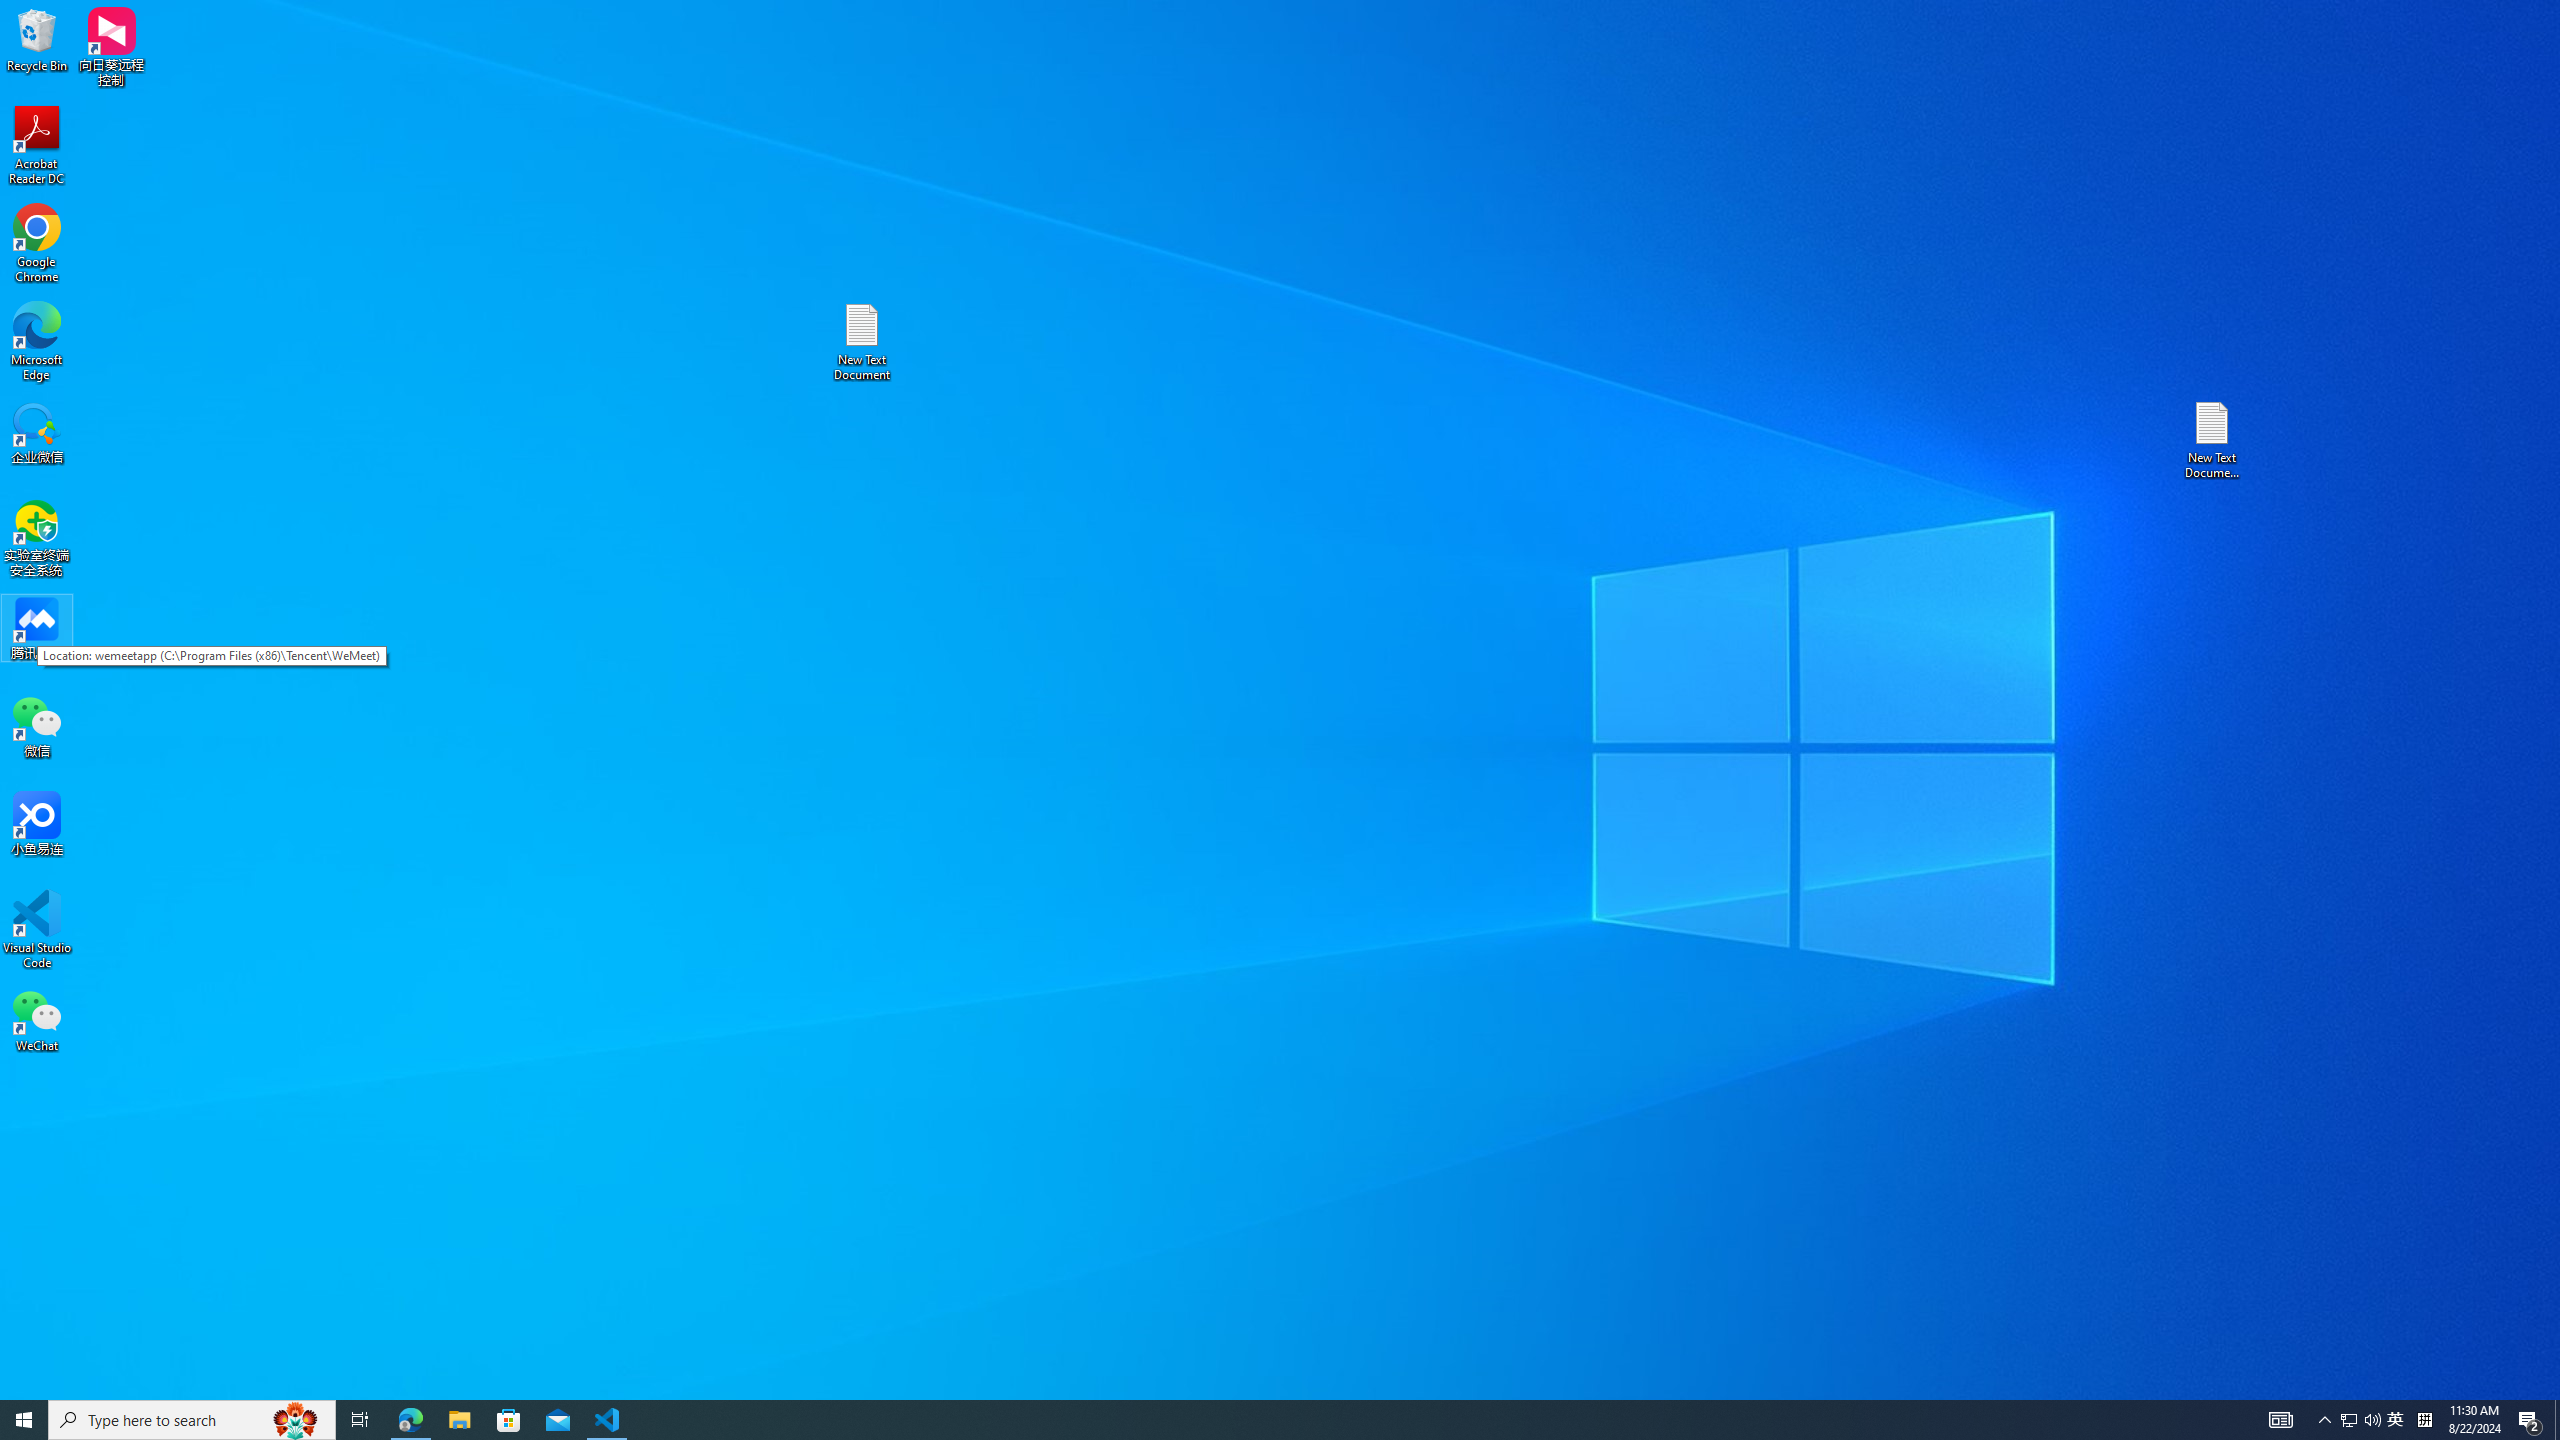 This screenshot has height=1440, width=2560. What do you see at coordinates (36, 38) in the screenshot?
I see `'Recycle Bin'` at bounding box center [36, 38].